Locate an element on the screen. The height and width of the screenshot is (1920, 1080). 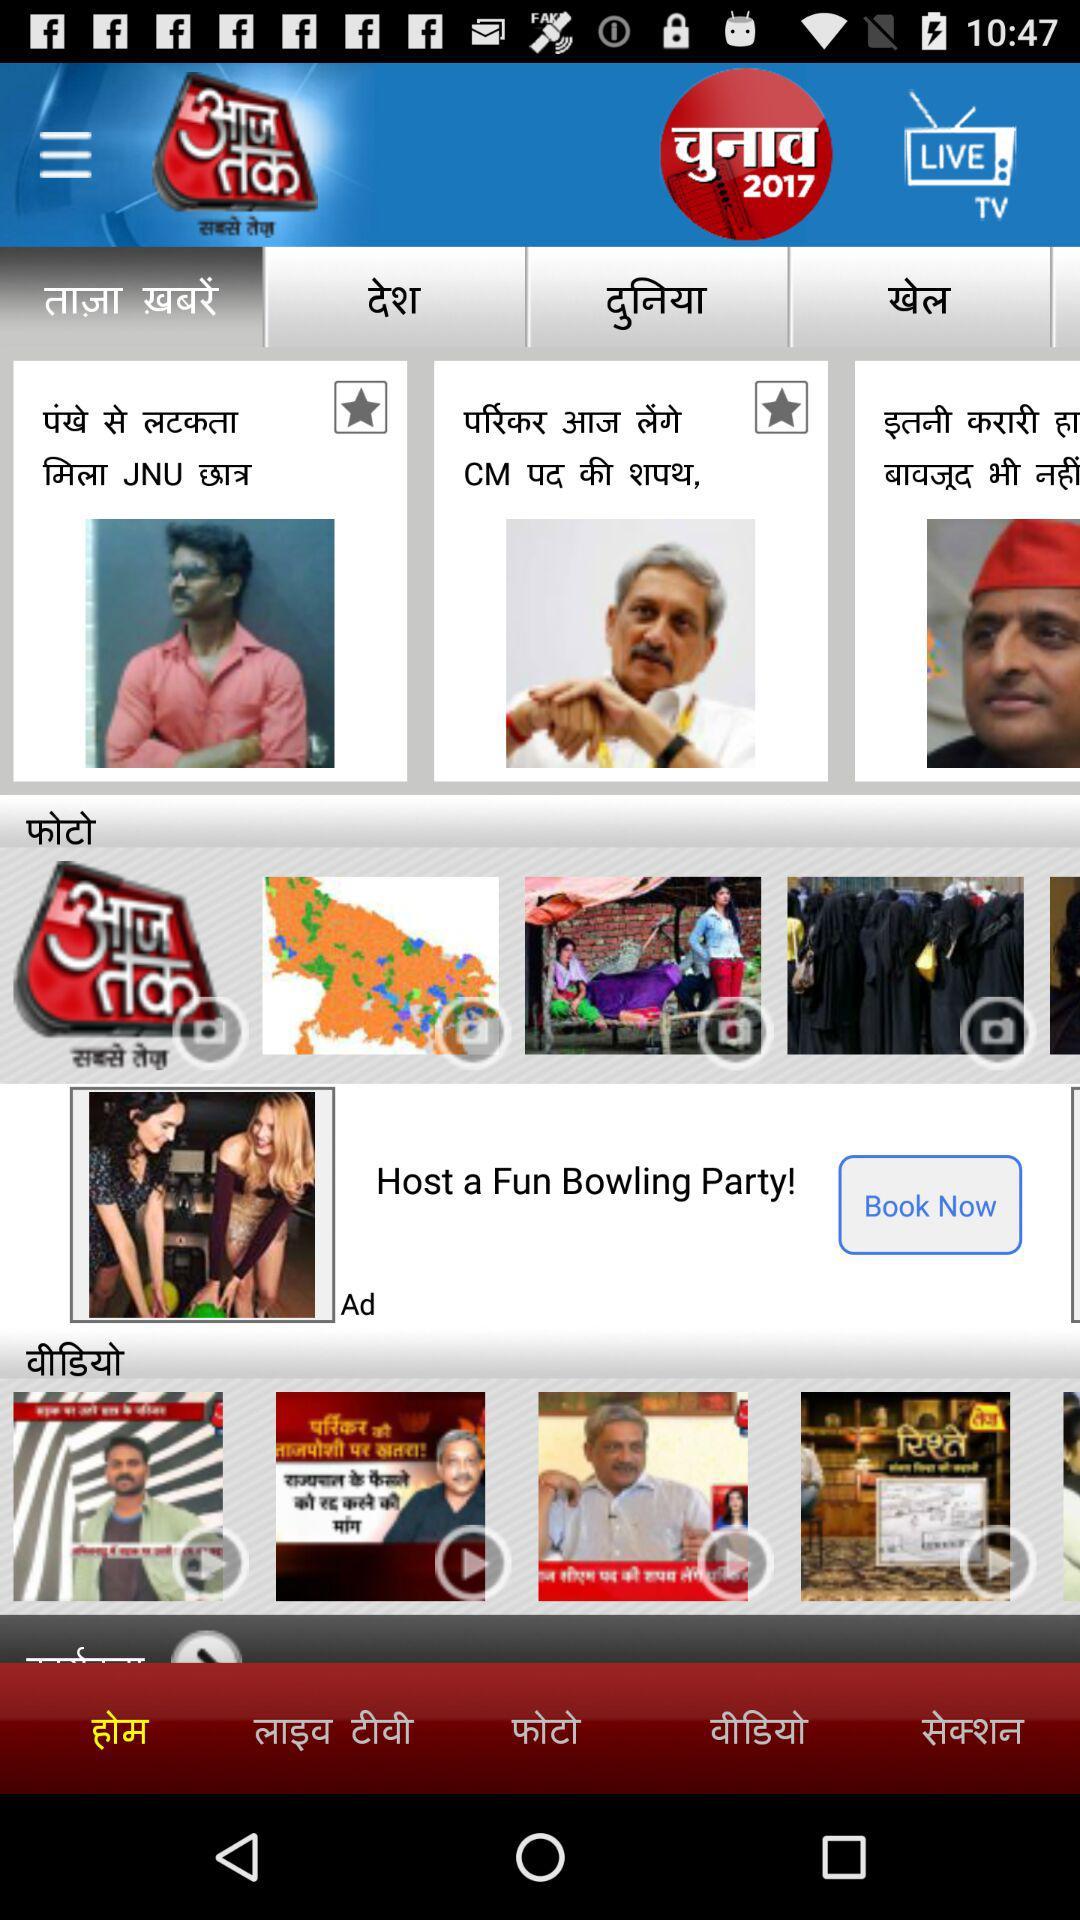
icon next to host a fun icon is located at coordinates (930, 1203).